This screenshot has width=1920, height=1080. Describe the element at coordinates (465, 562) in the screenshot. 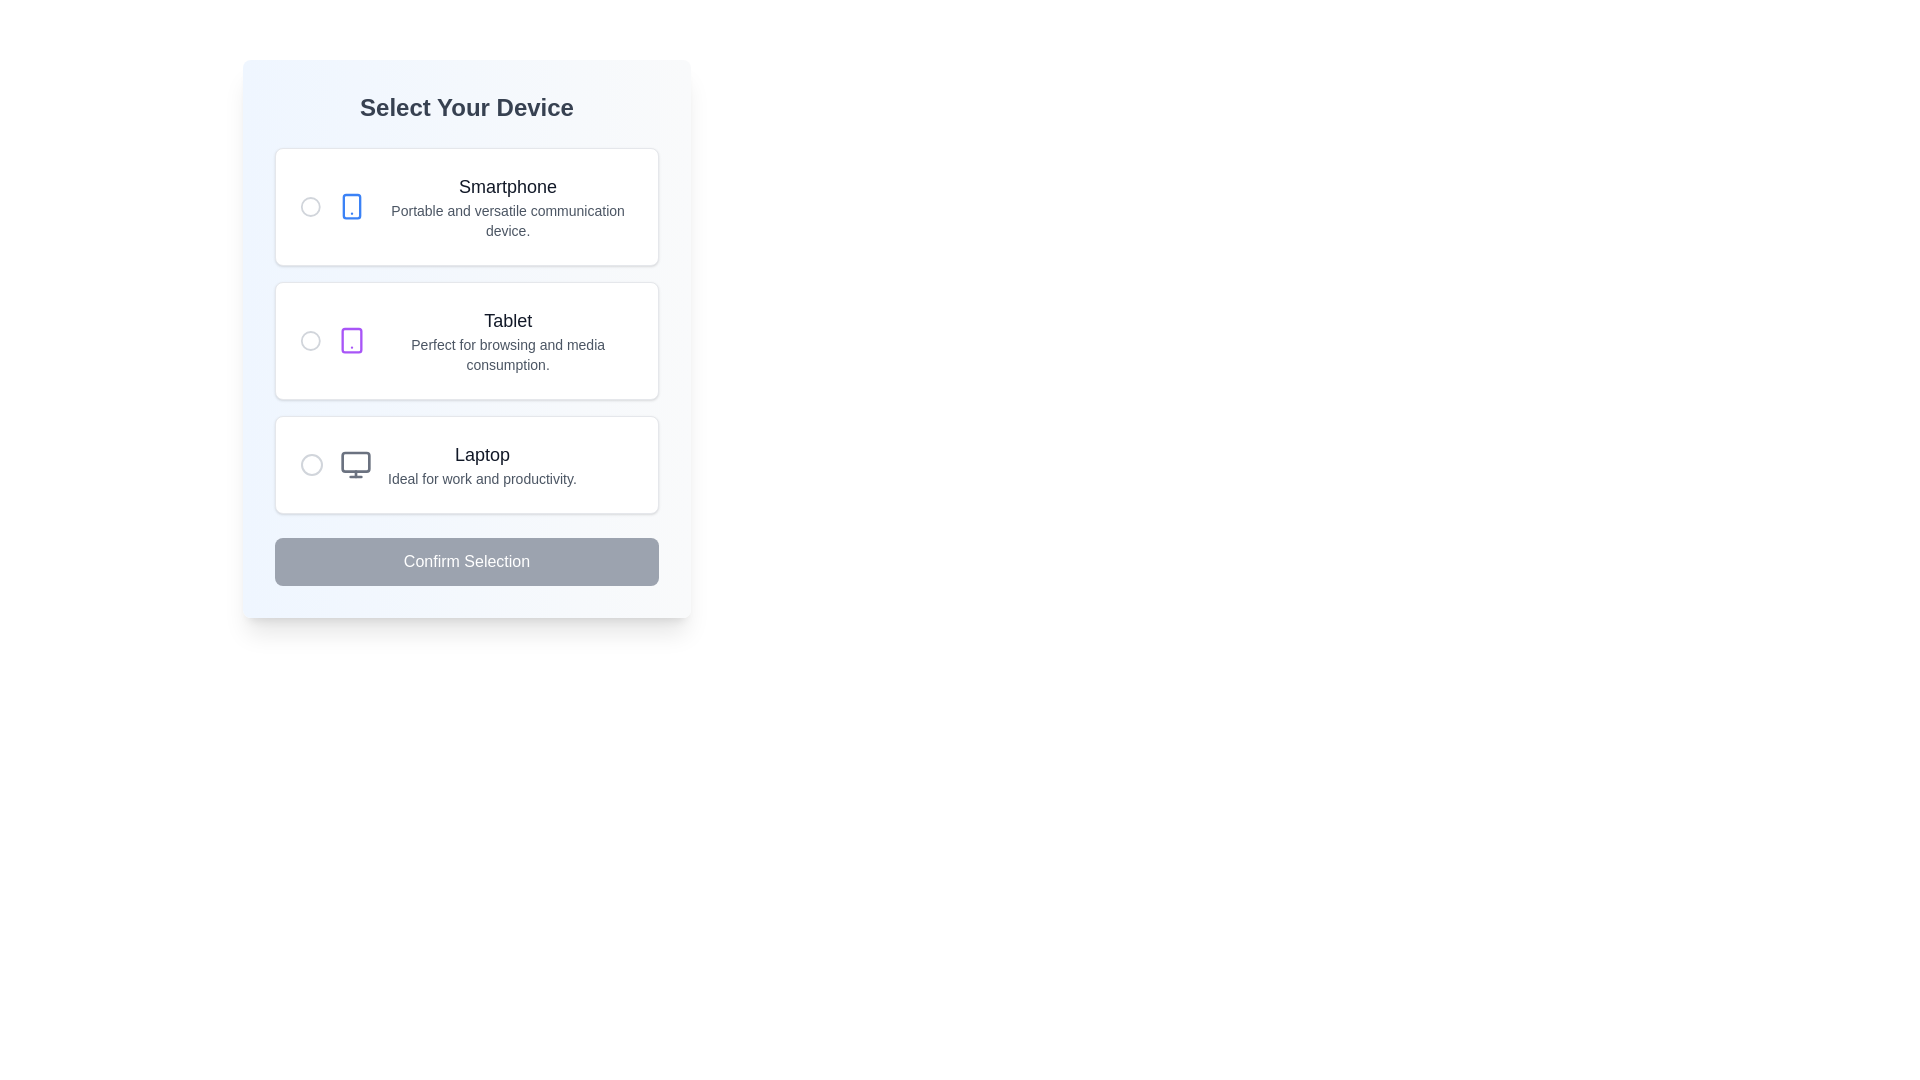

I see `the confirmation button located at the bottom of the device selection options to observe any hover effects` at that location.